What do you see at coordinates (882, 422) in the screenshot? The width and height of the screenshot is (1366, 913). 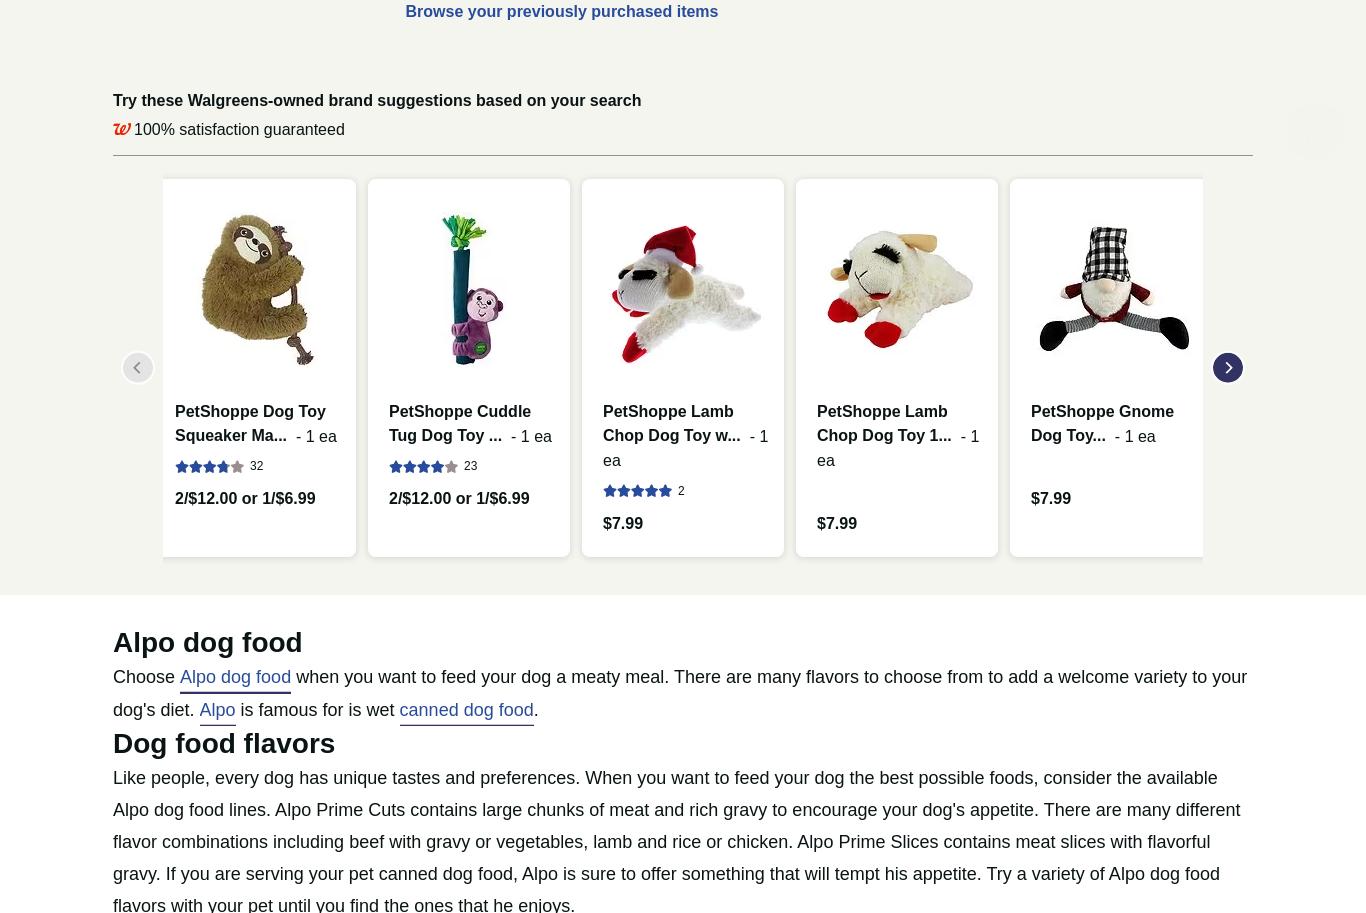 I see `'PetShoppe Lamb Chop Dog Toy 1...'` at bounding box center [882, 422].